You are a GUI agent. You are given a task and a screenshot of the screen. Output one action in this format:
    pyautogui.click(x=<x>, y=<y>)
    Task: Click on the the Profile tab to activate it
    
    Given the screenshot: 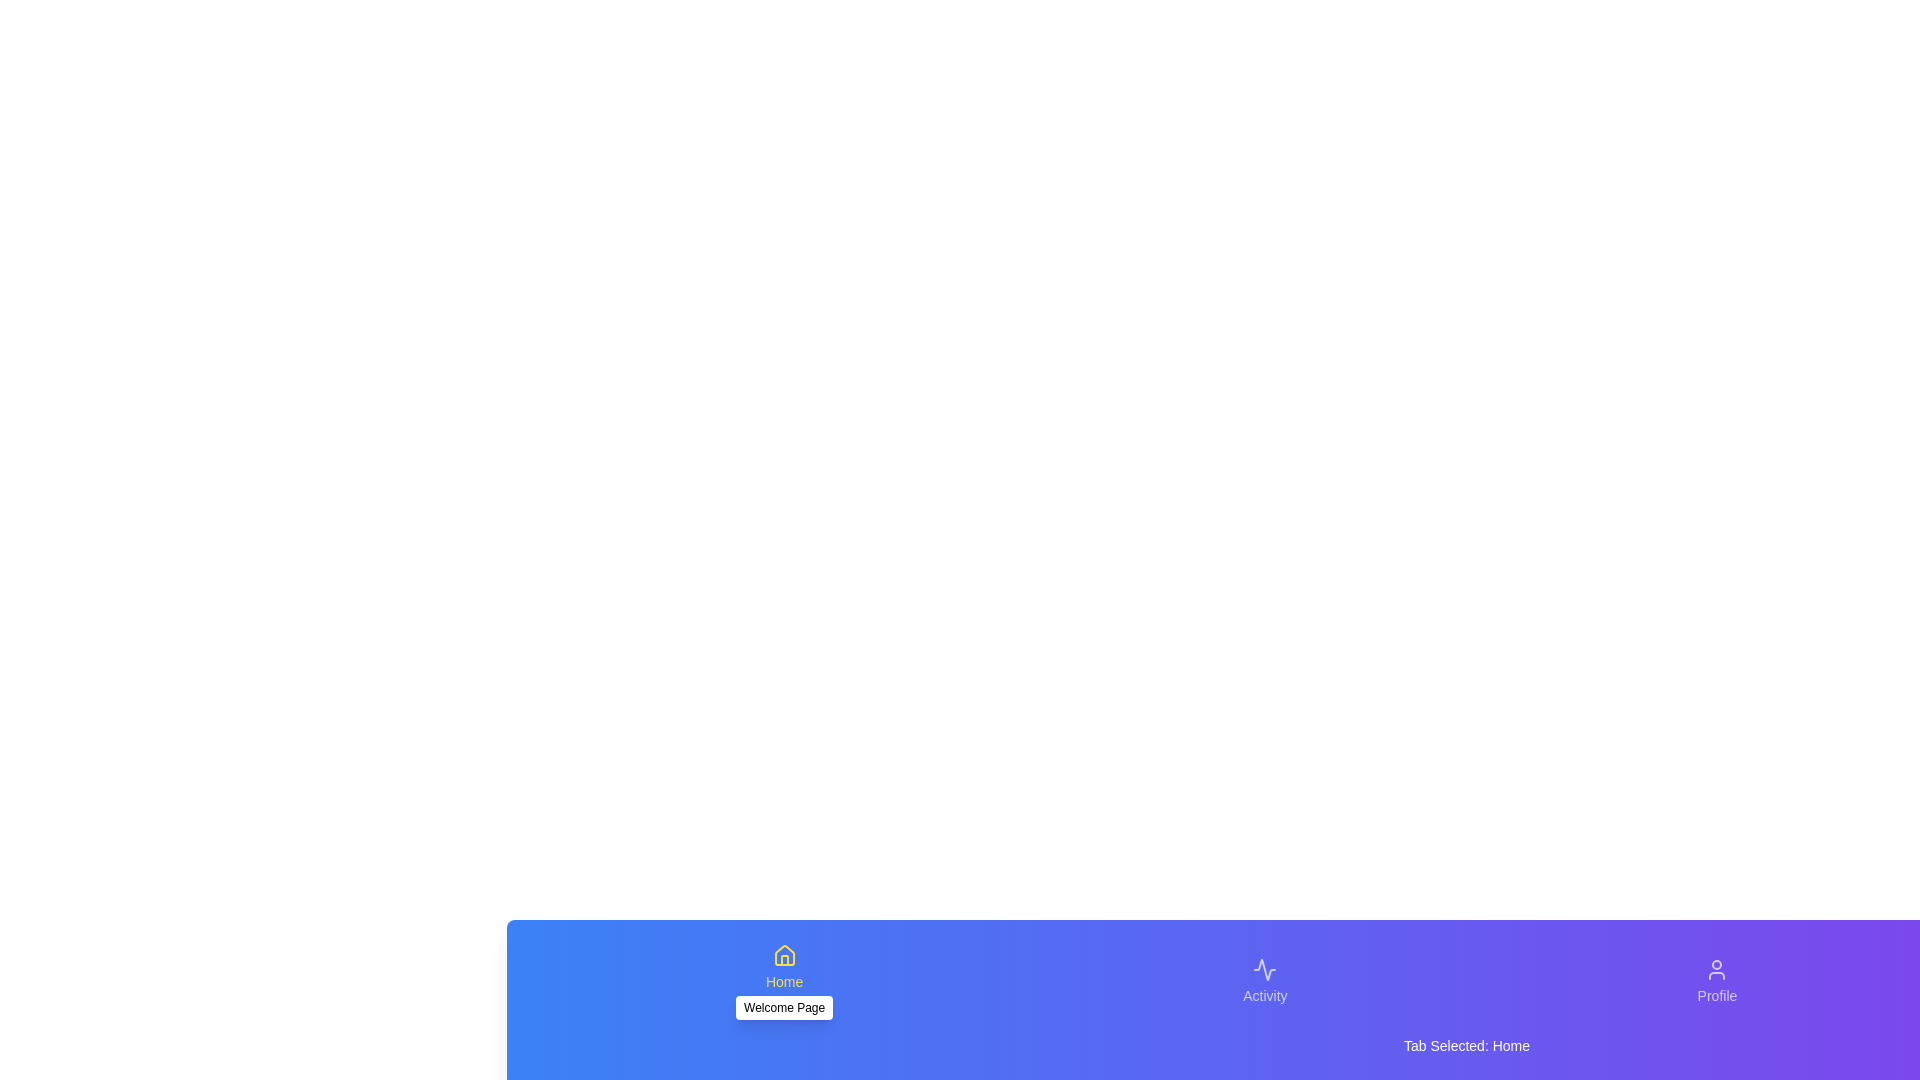 What is the action you would take?
    pyautogui.click(x=1716, y=981)
    